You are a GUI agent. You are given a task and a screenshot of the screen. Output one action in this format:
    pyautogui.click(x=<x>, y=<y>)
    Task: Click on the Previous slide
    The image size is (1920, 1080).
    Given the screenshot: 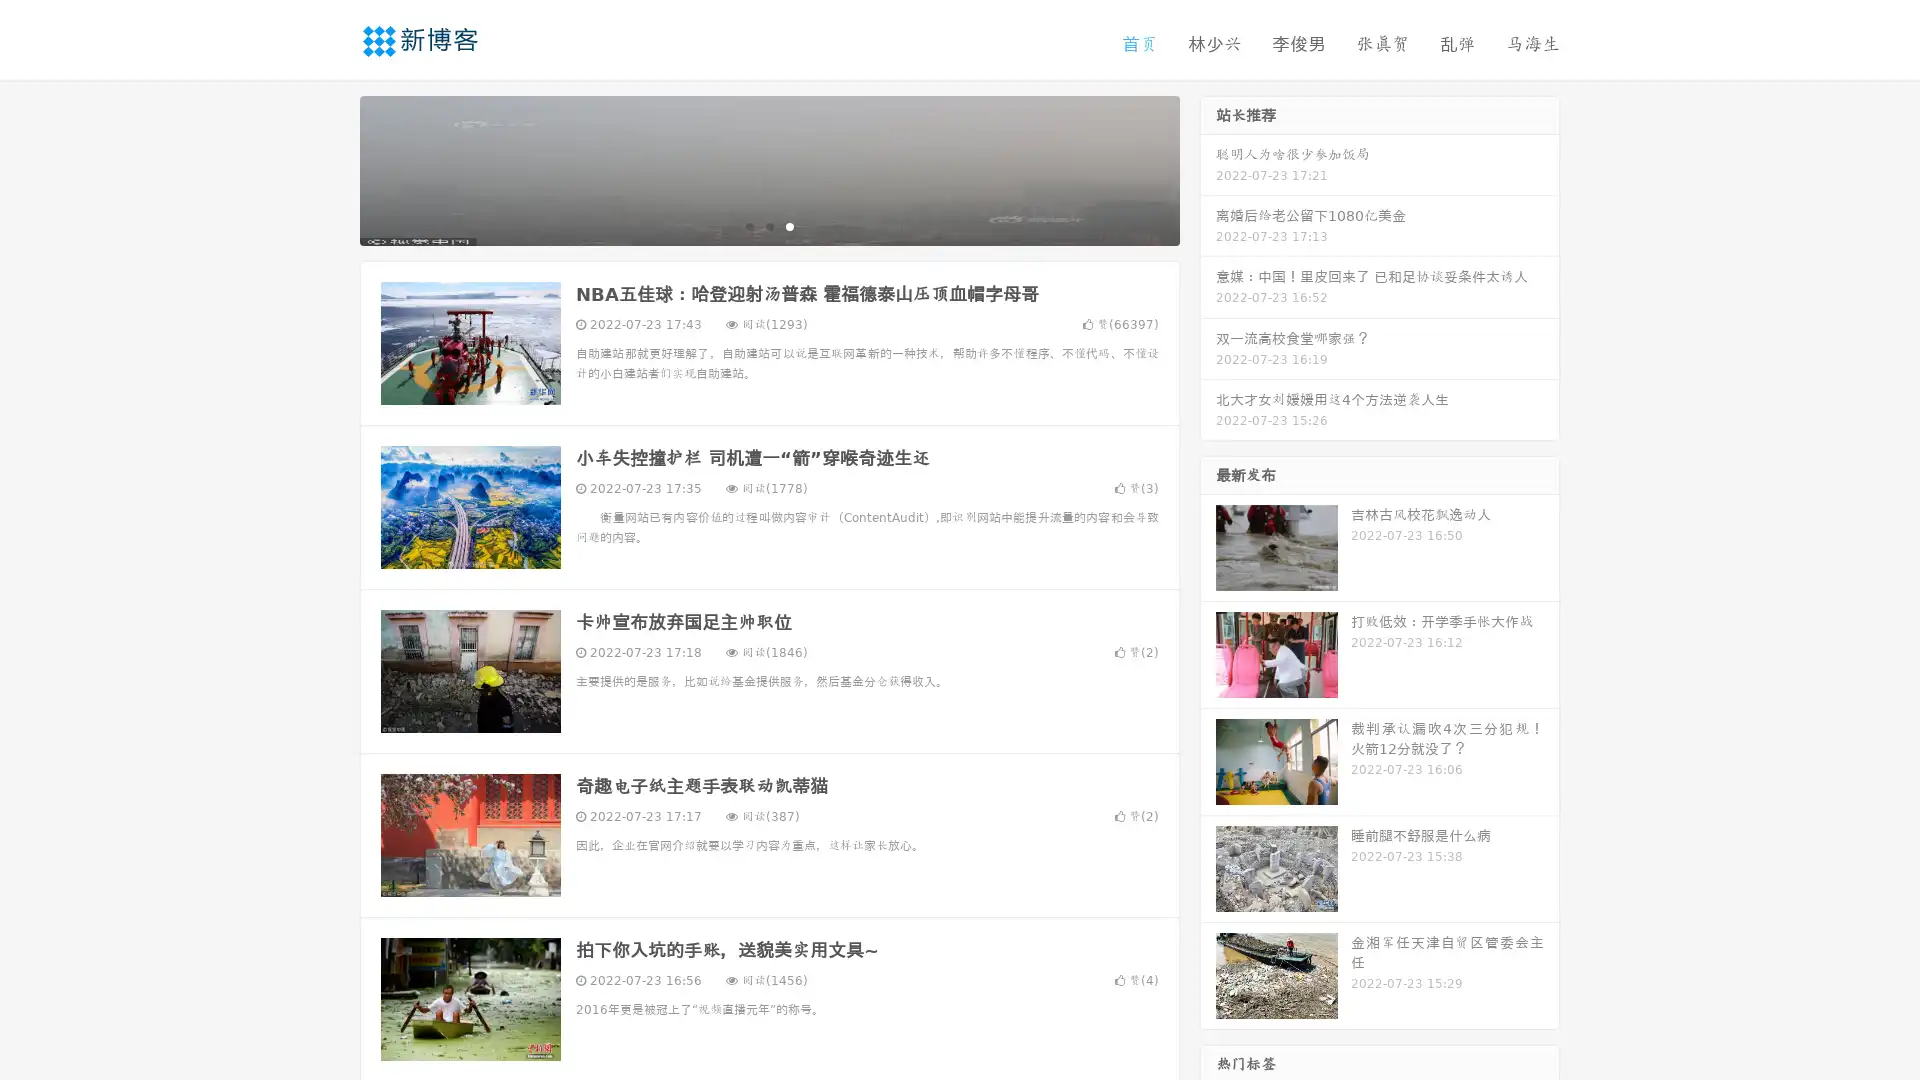 What is the action you would take?
    pyautogui.click(x=330, y=168)
    